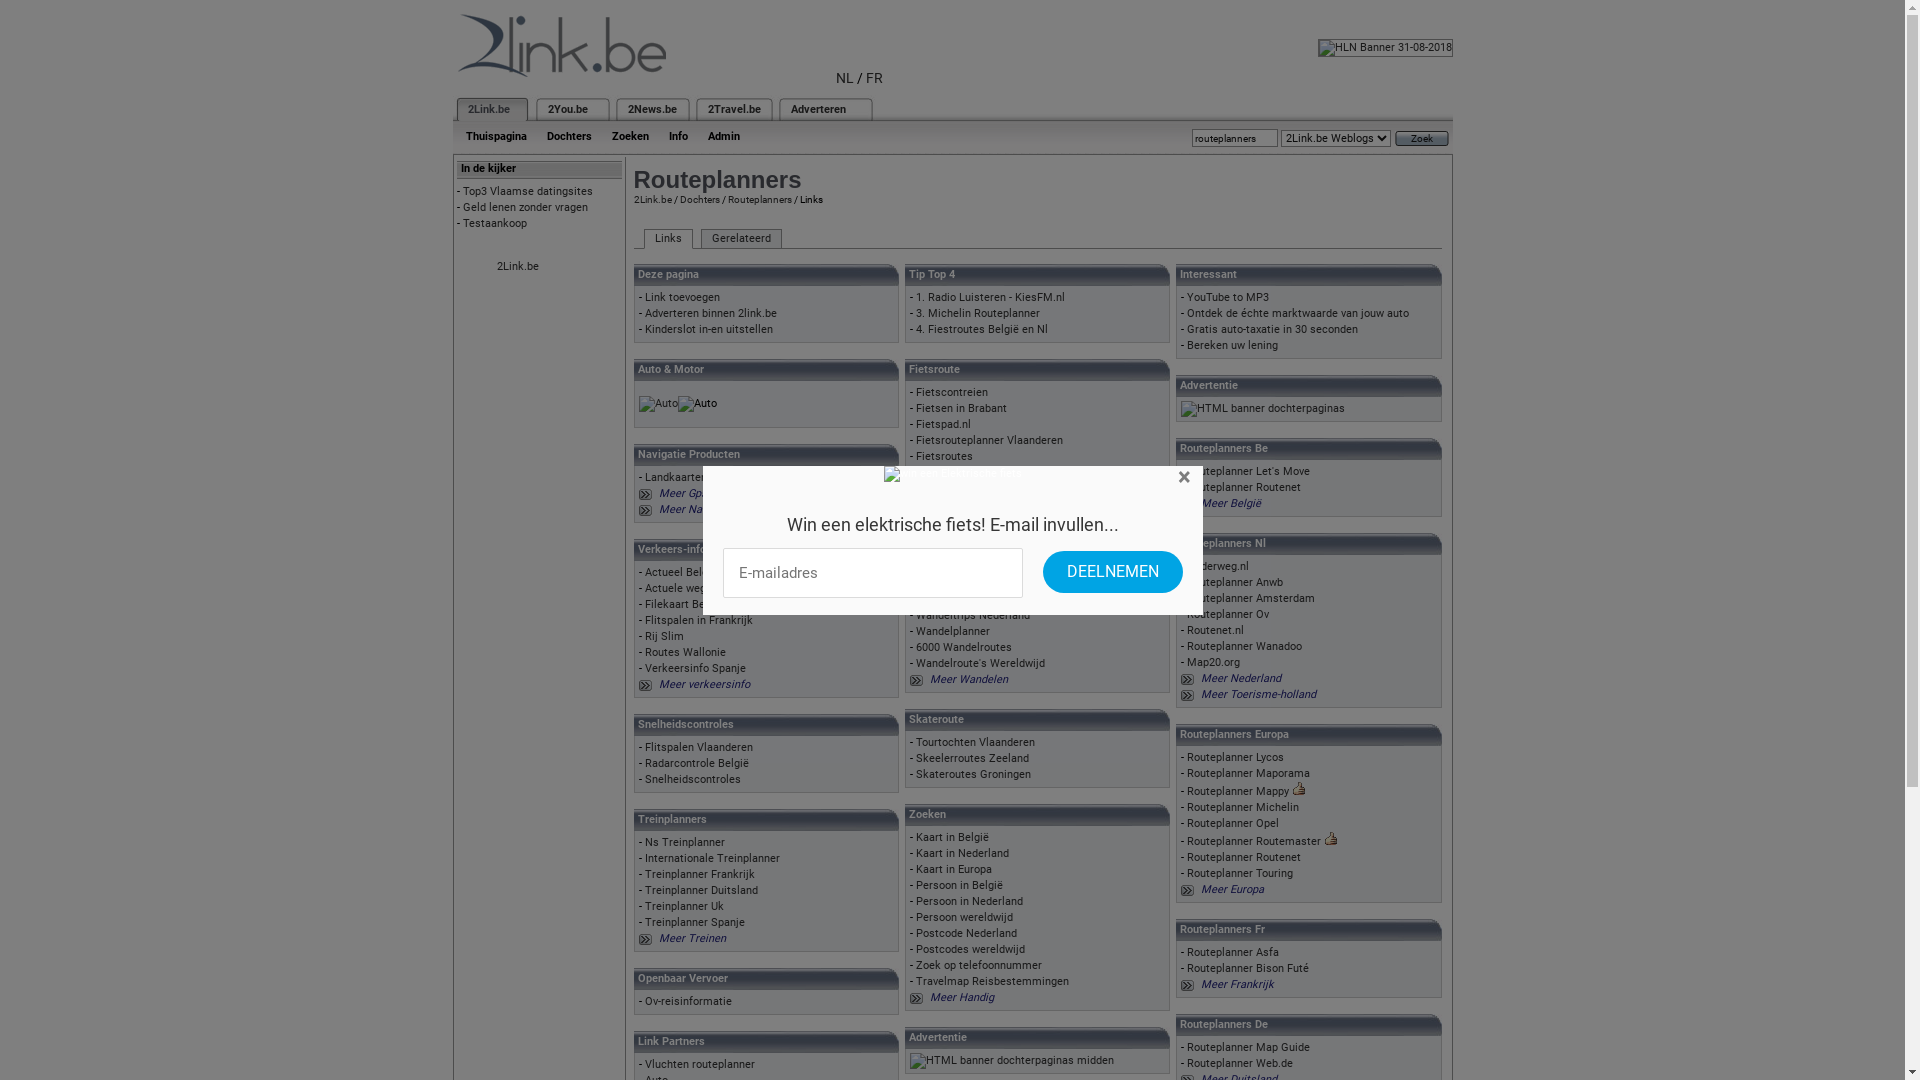  What do you see at coordinates (1238, 872) in the screenshot?
I see `'Routeplanner Touring'` at bounding box center [1238, 872].